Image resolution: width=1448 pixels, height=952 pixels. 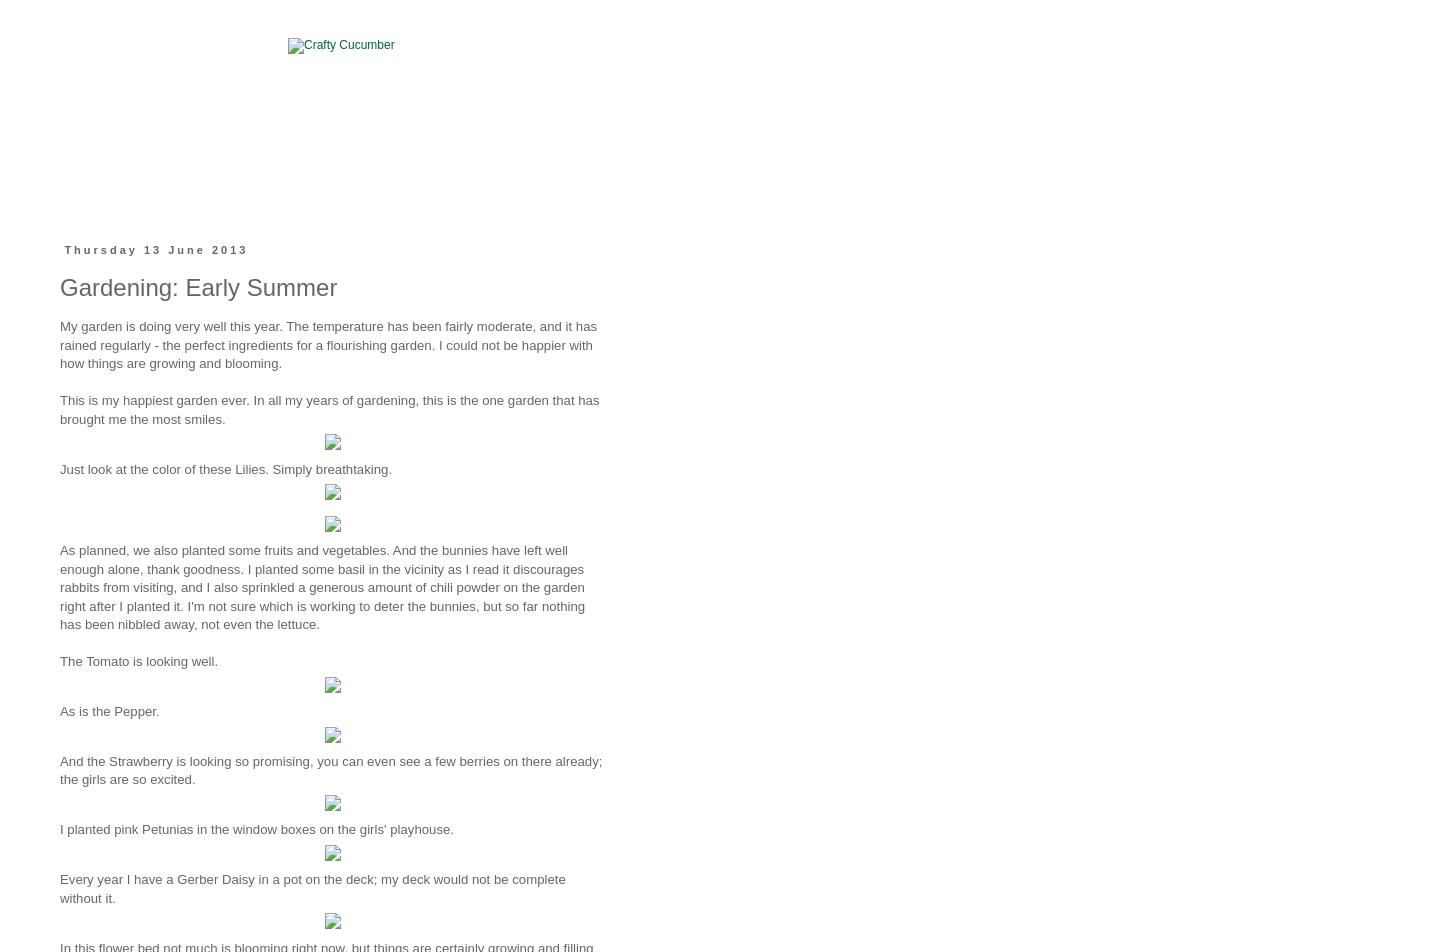 I want to click on 'As planned, we also planted some fruits and vegetables. And the bunnies have left well enough alone, thank goodness. I planted some basil in the vicinity as I read it discourages rabbits from visiting, and I also sprinkled a generous amount of chili powder on the garden right after I planted it. I'm not sure which is working to deter the bunnies, but so far nothing has been nibbled away, not even the lettuce.', so click(x=321, y=587).